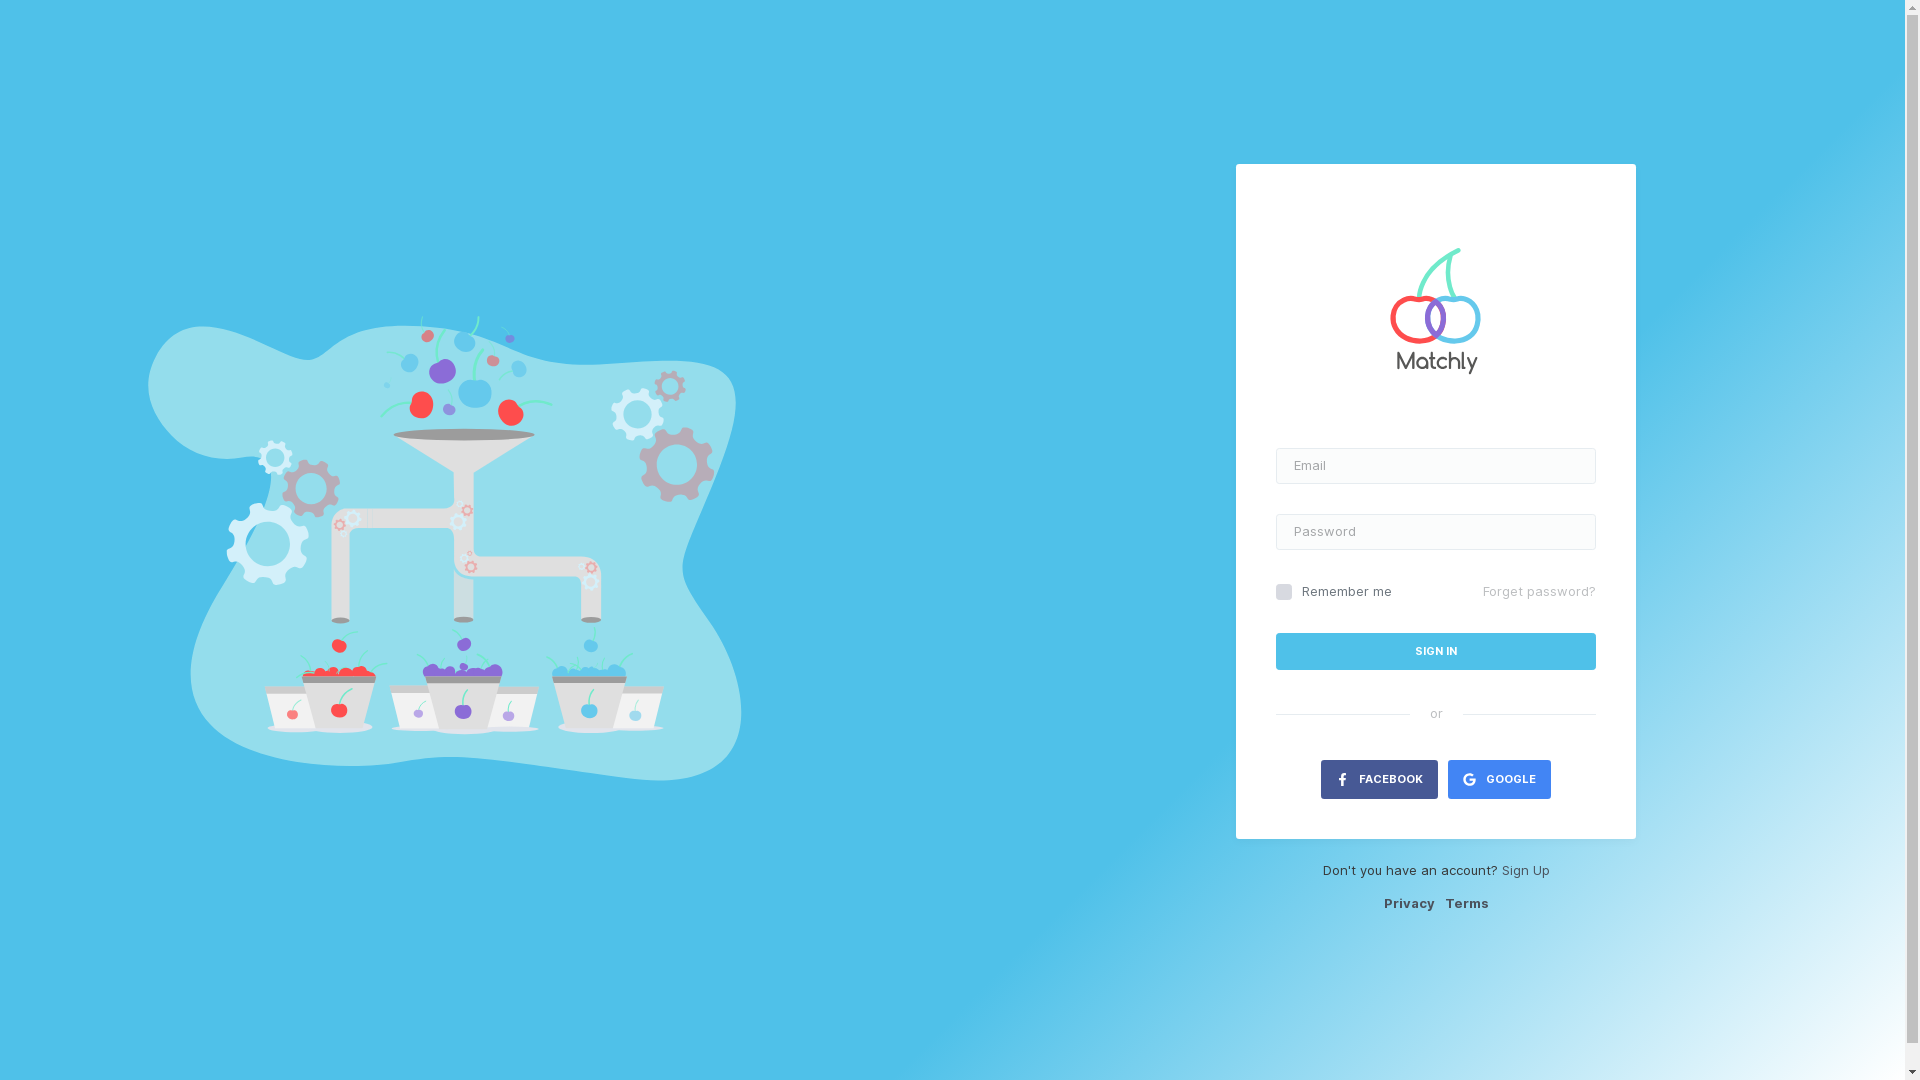 The height and width of the screenshot is (1080, 1920). What do you see at coordinates (1408, 902) in the screenshot?
I see `'Privacy'` at bounding box center [1408, 902].